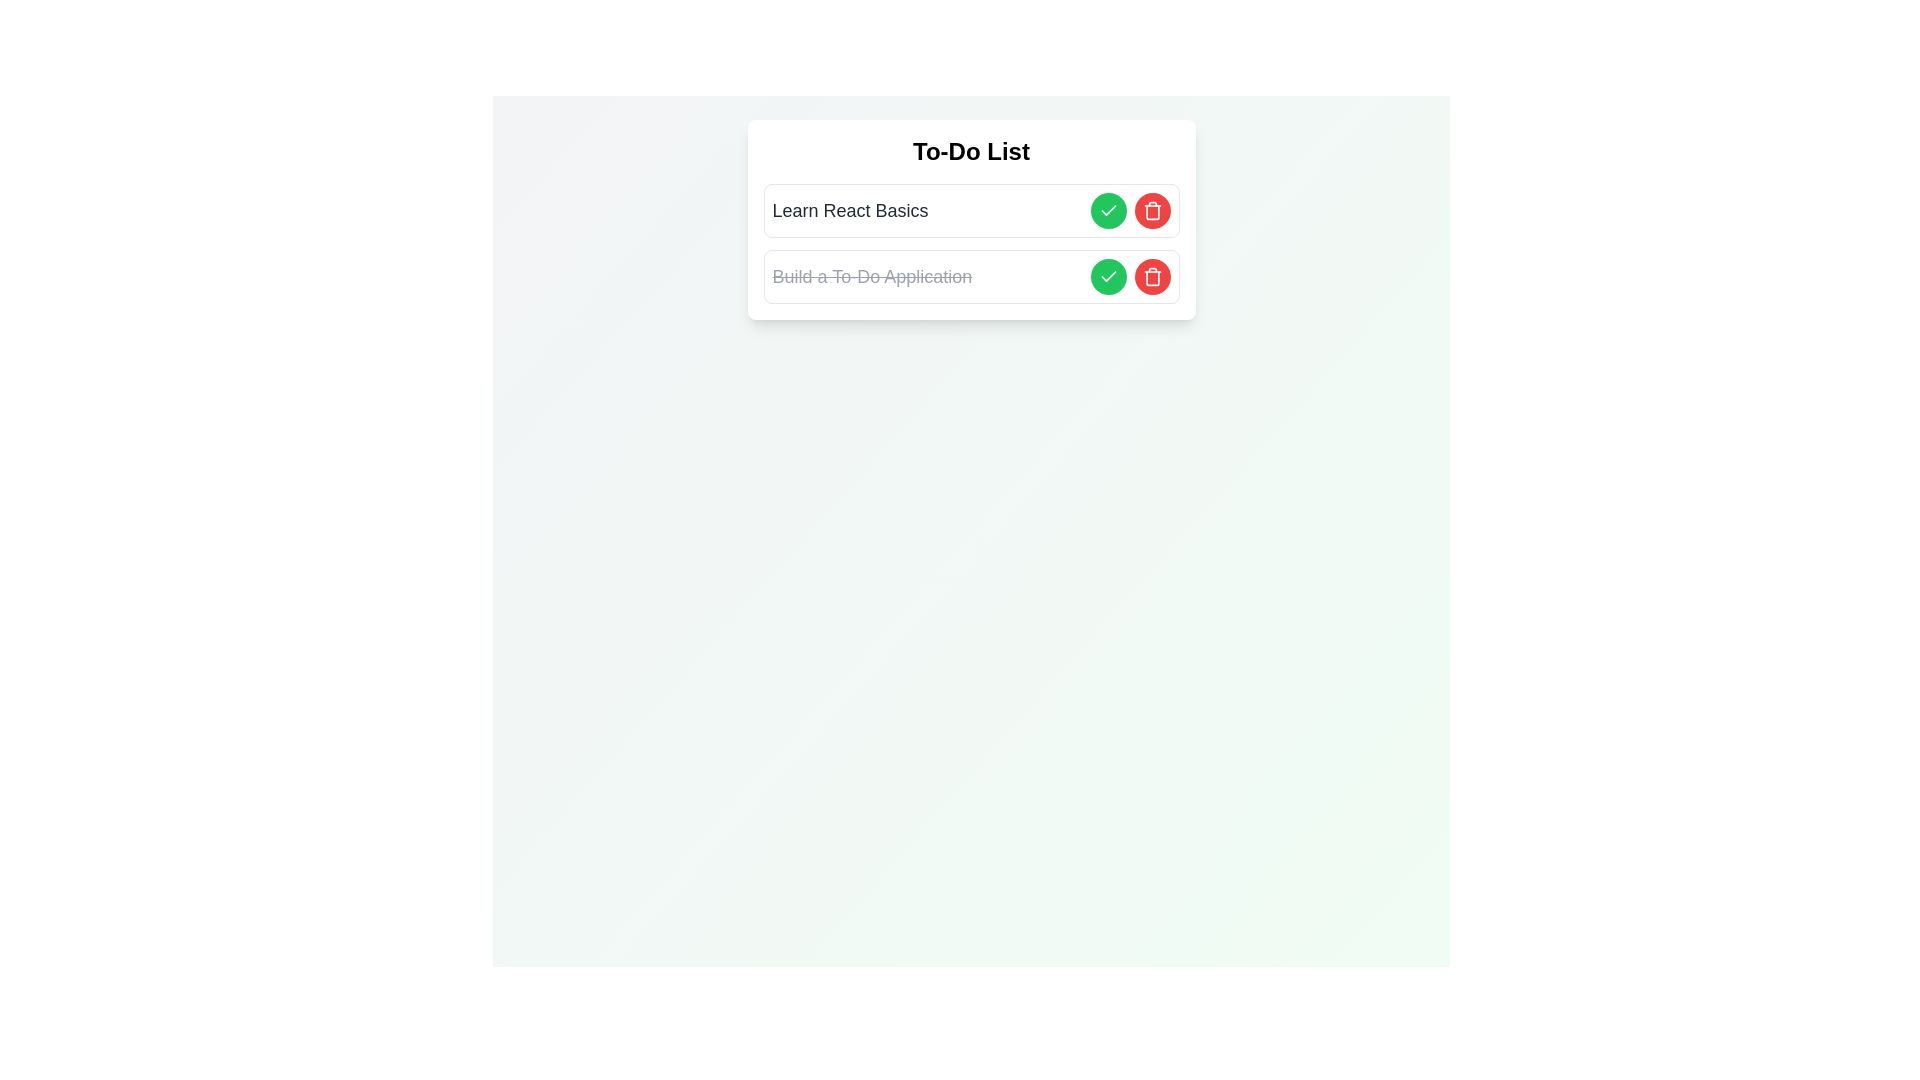 The width and height of the screenshot is (1920, 1080). What do you see at coordinates (1107, 276) in the screenshot?
I see `the green circular checkmark icon next to 'Learn React Basics' in the first row of the to-do list` at bounding box center [1107, 276].